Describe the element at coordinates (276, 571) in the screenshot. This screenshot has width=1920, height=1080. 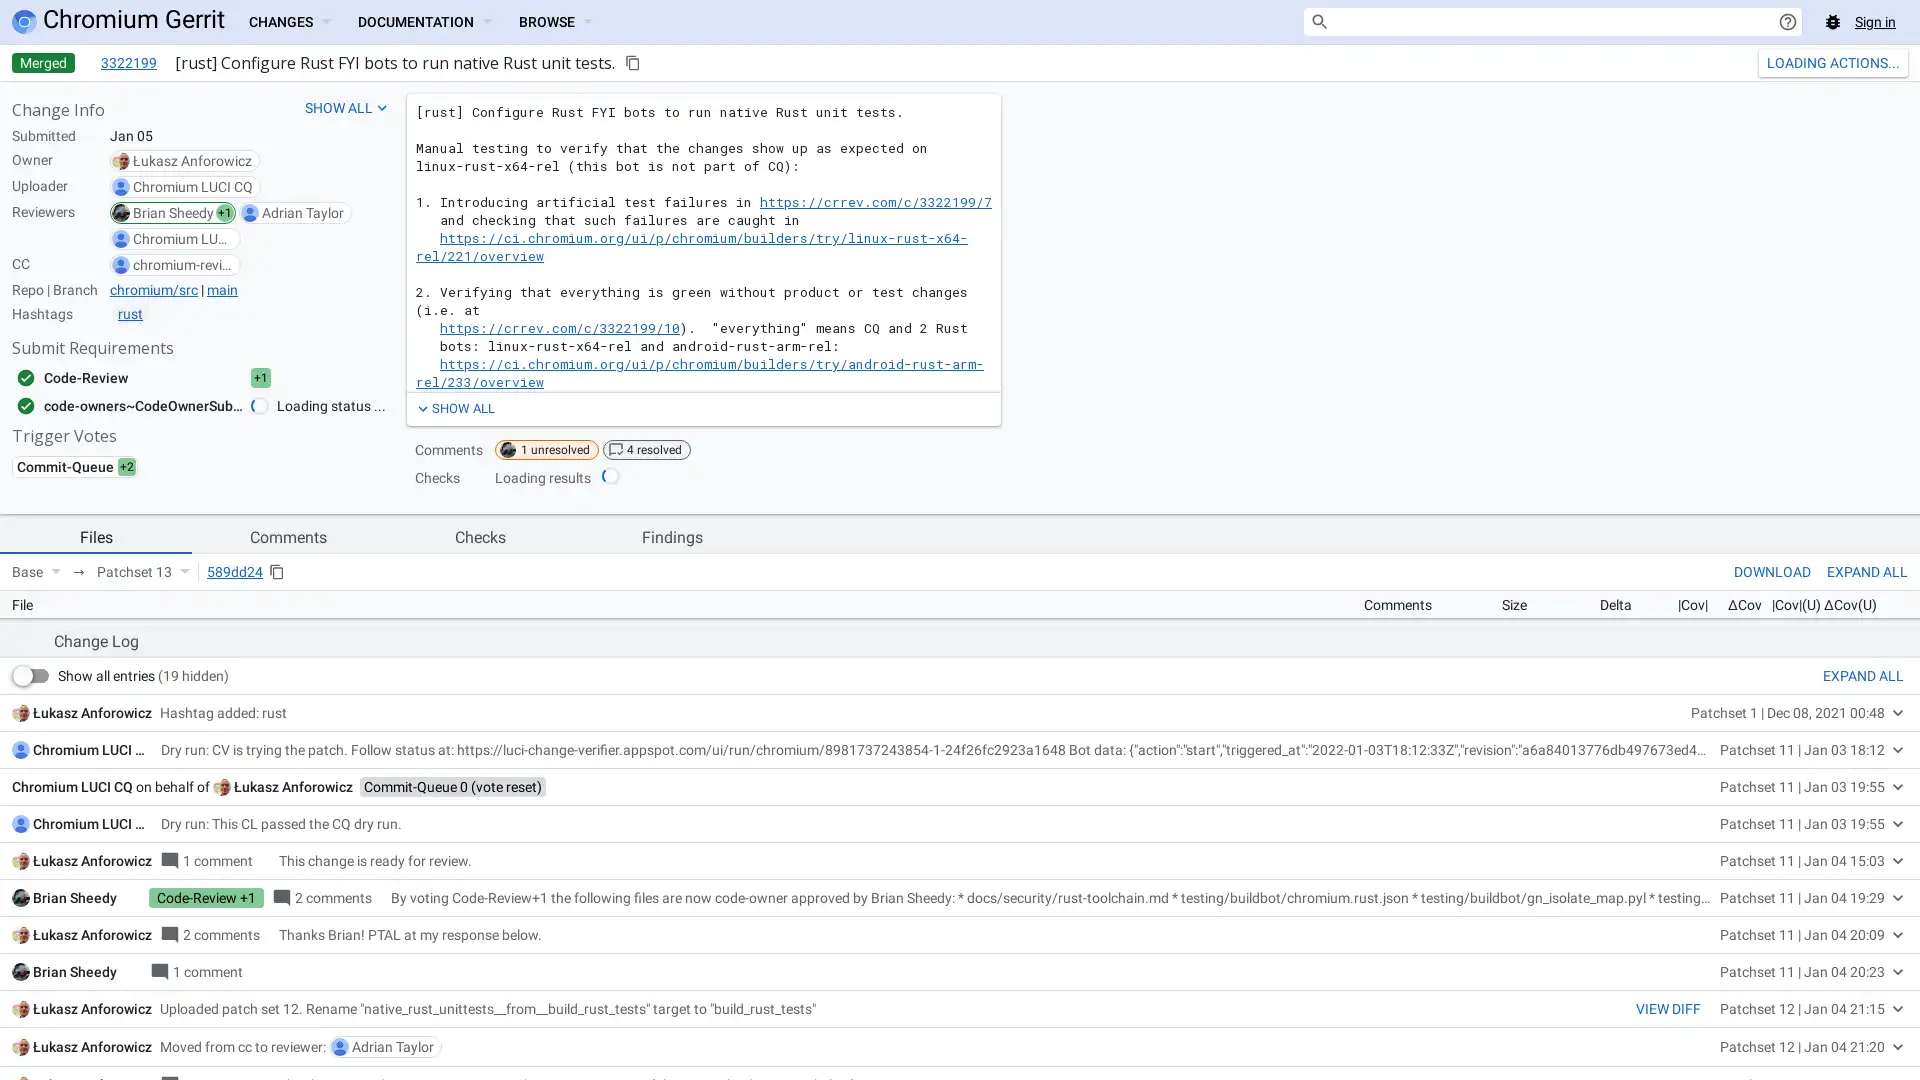
I see `Click to copy to clipboard` at that location.